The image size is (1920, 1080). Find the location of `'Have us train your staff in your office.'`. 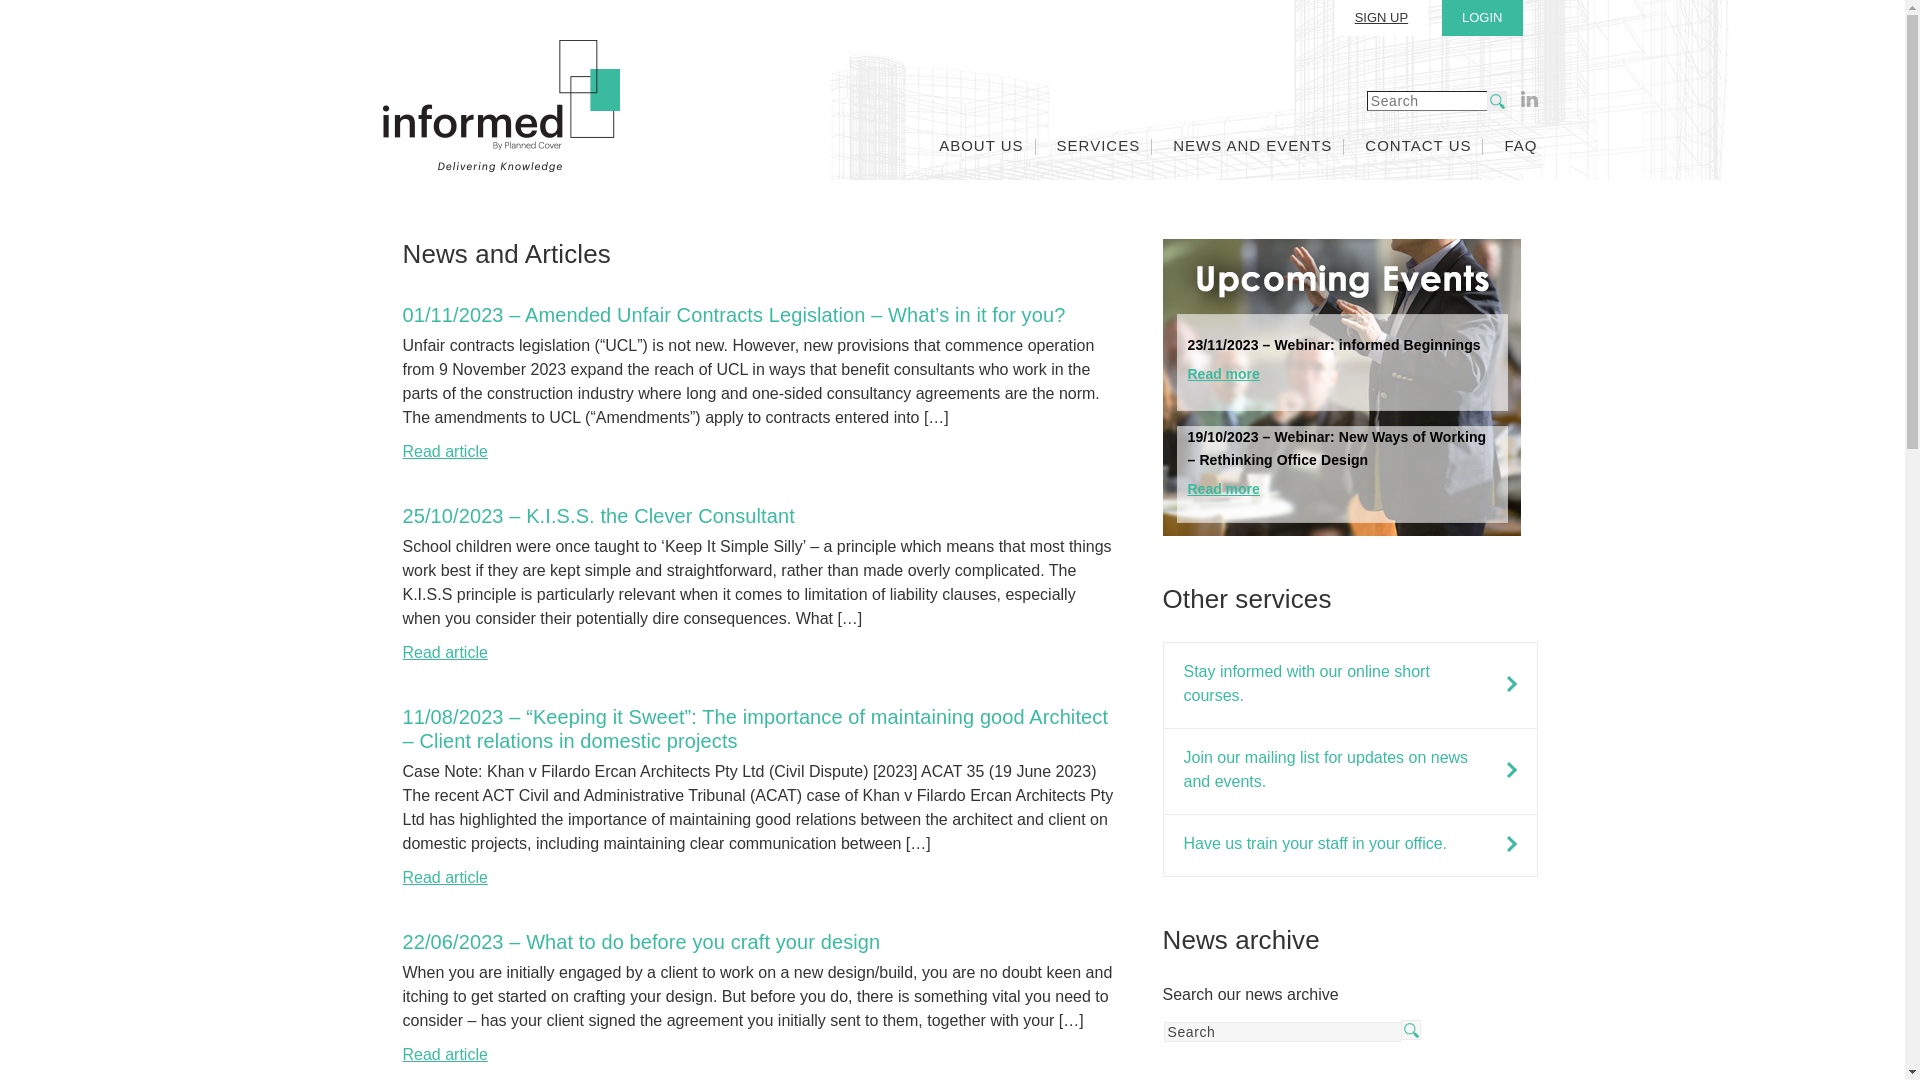

'Have us train your staff in your office.' is located at coordinates (1338, 845).